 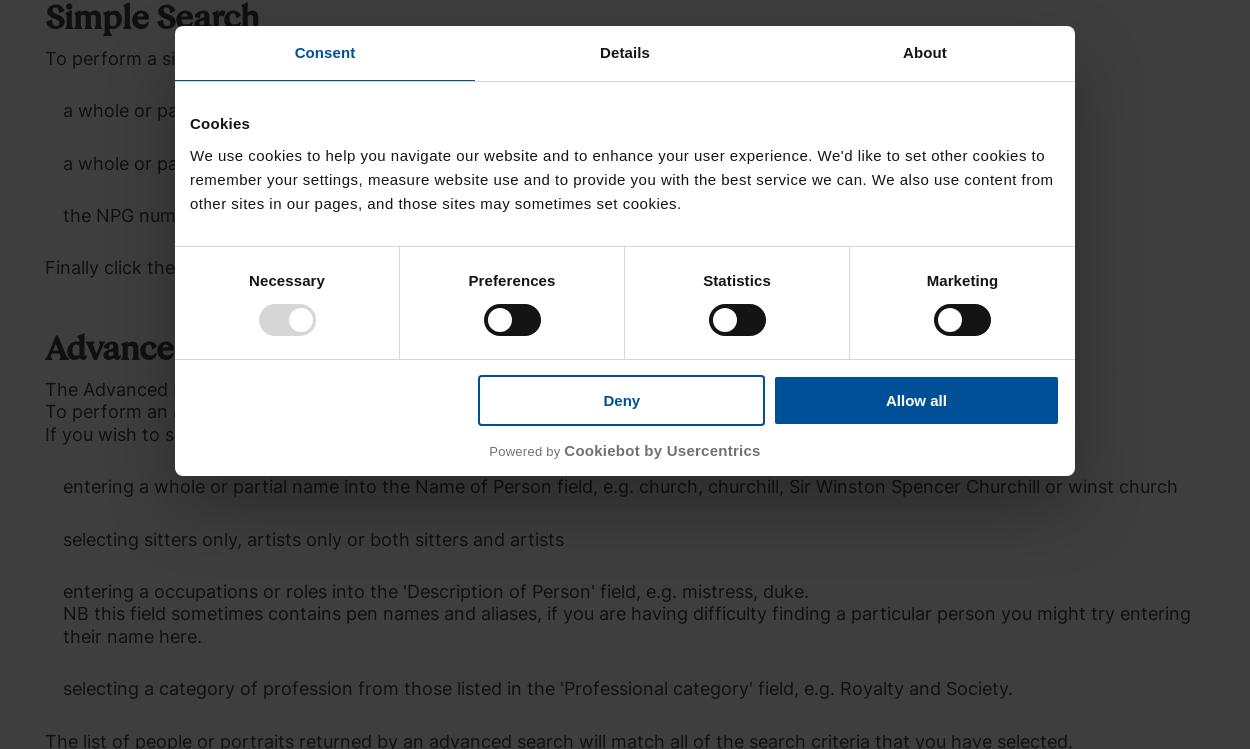 What do you see at coordinates (526, 451) in the screenshot?
I see `'Powered by'` at bounding box center [526, 451].